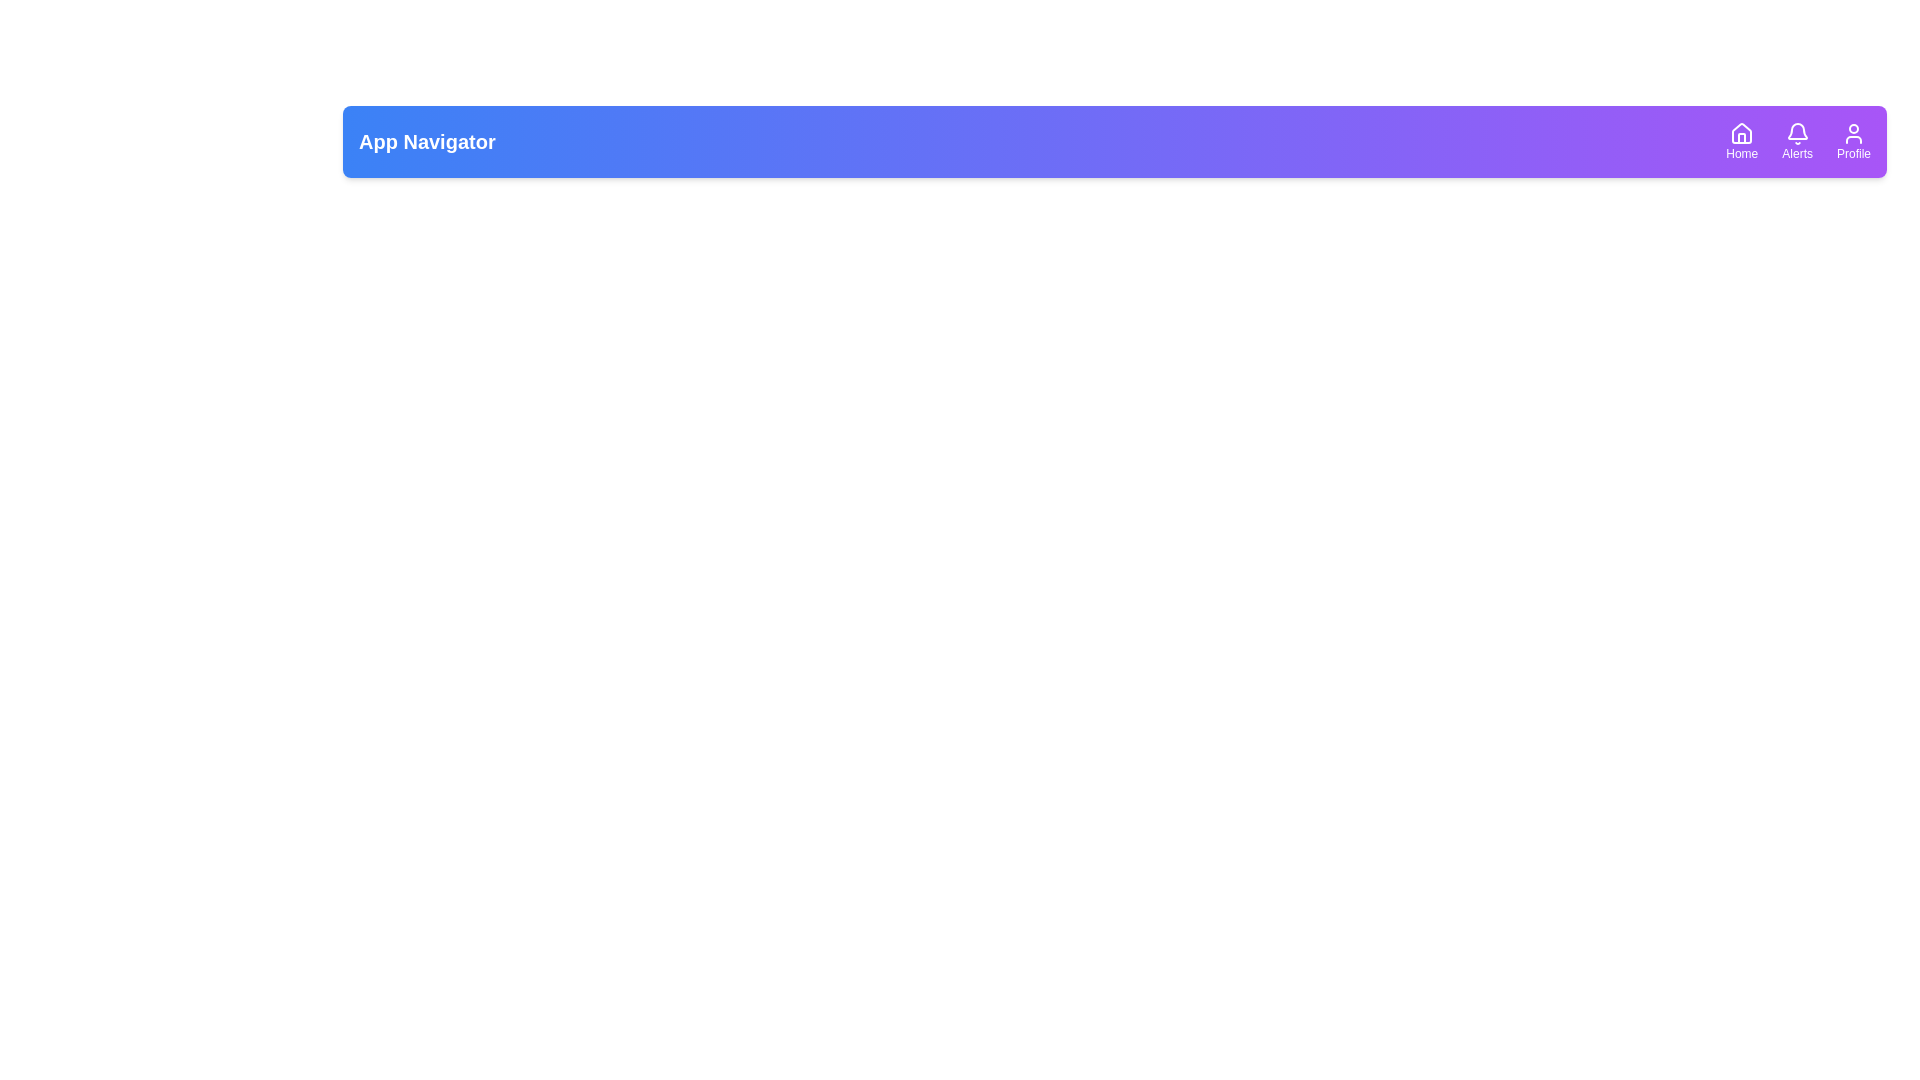  Describe the element at coordinates (1797, 141) in the screenshot. I see `the 'Alerts' button with a bell icon located in the header navigation bar, positioned centrally among three options, to change its color` at that location.